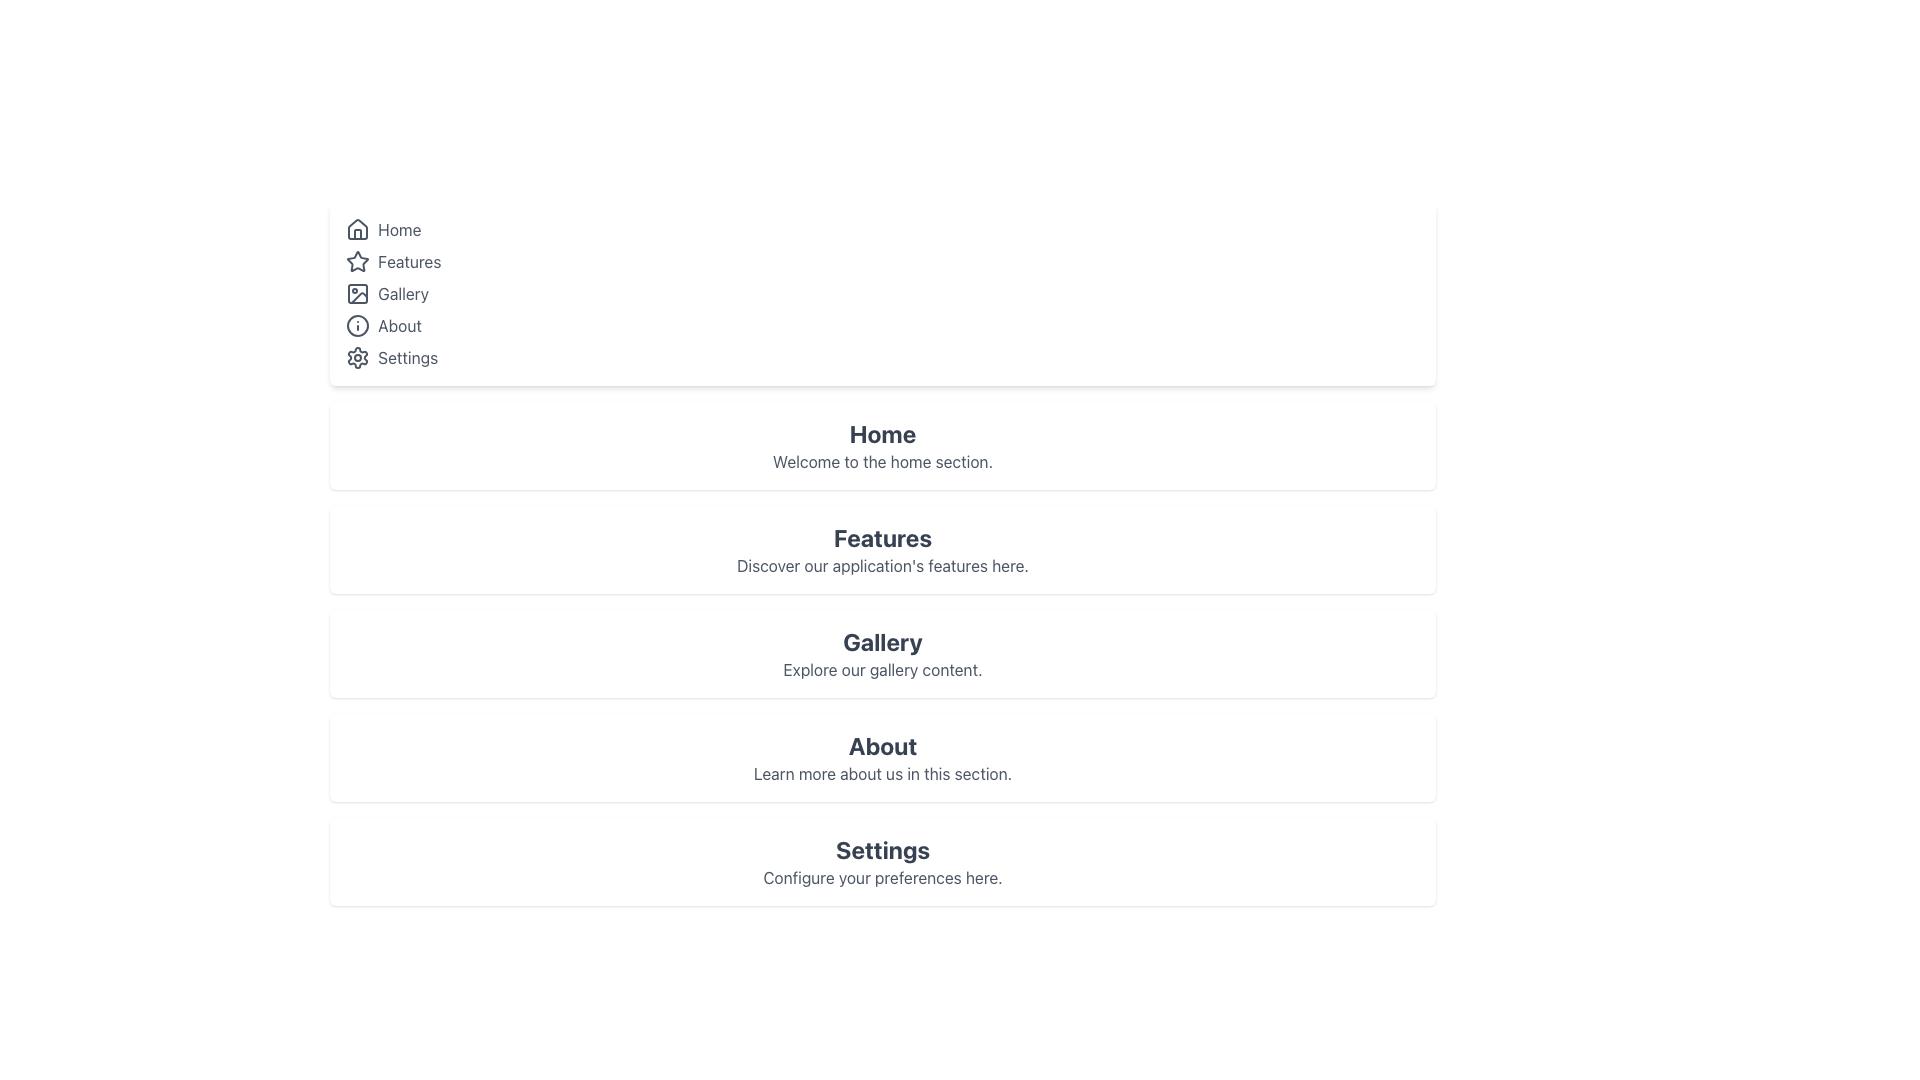  Describe the element at coordinates (358, 261) in the screenshot. I see `the 'Features' menu icon, which is positioned immediately to the left of the 'Features' text, serving as a visual indicator for the menu item` at that location.